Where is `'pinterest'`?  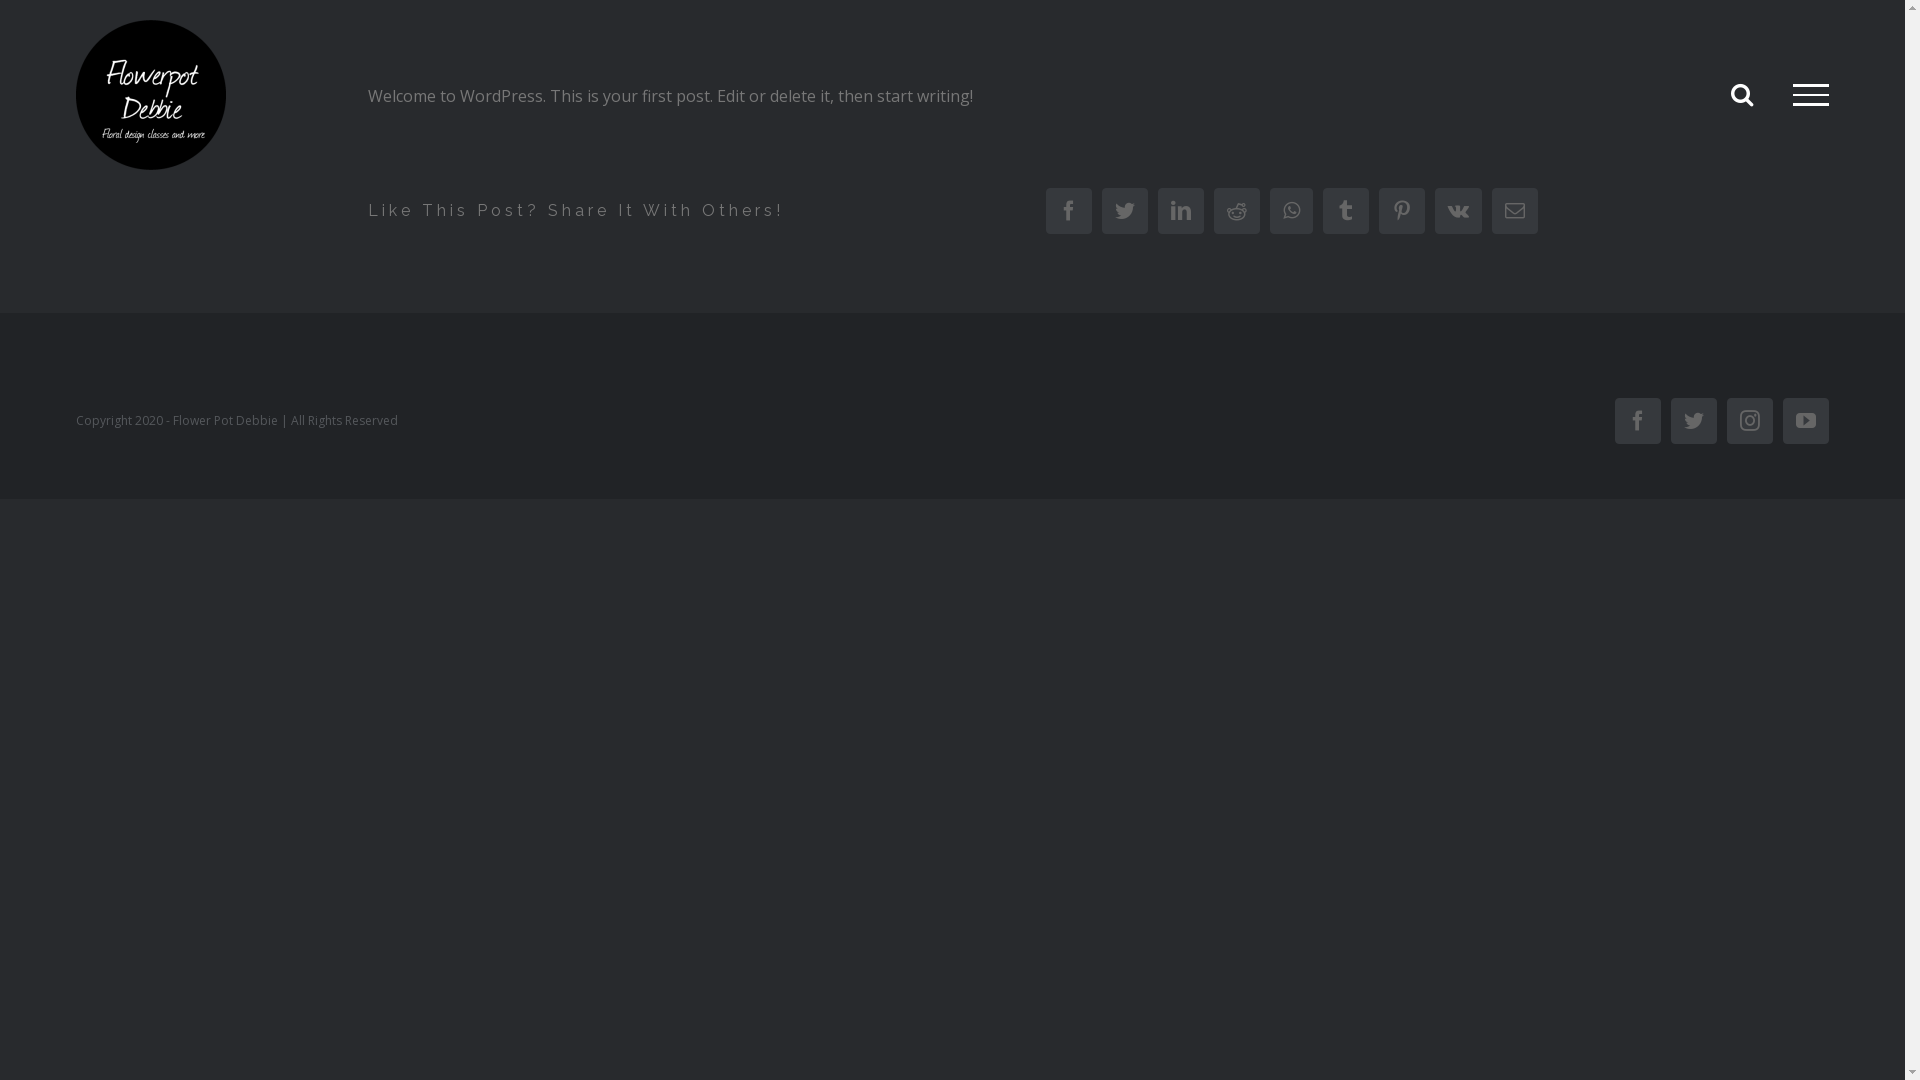
'pinterest' is located at coordinates (1400, 211).